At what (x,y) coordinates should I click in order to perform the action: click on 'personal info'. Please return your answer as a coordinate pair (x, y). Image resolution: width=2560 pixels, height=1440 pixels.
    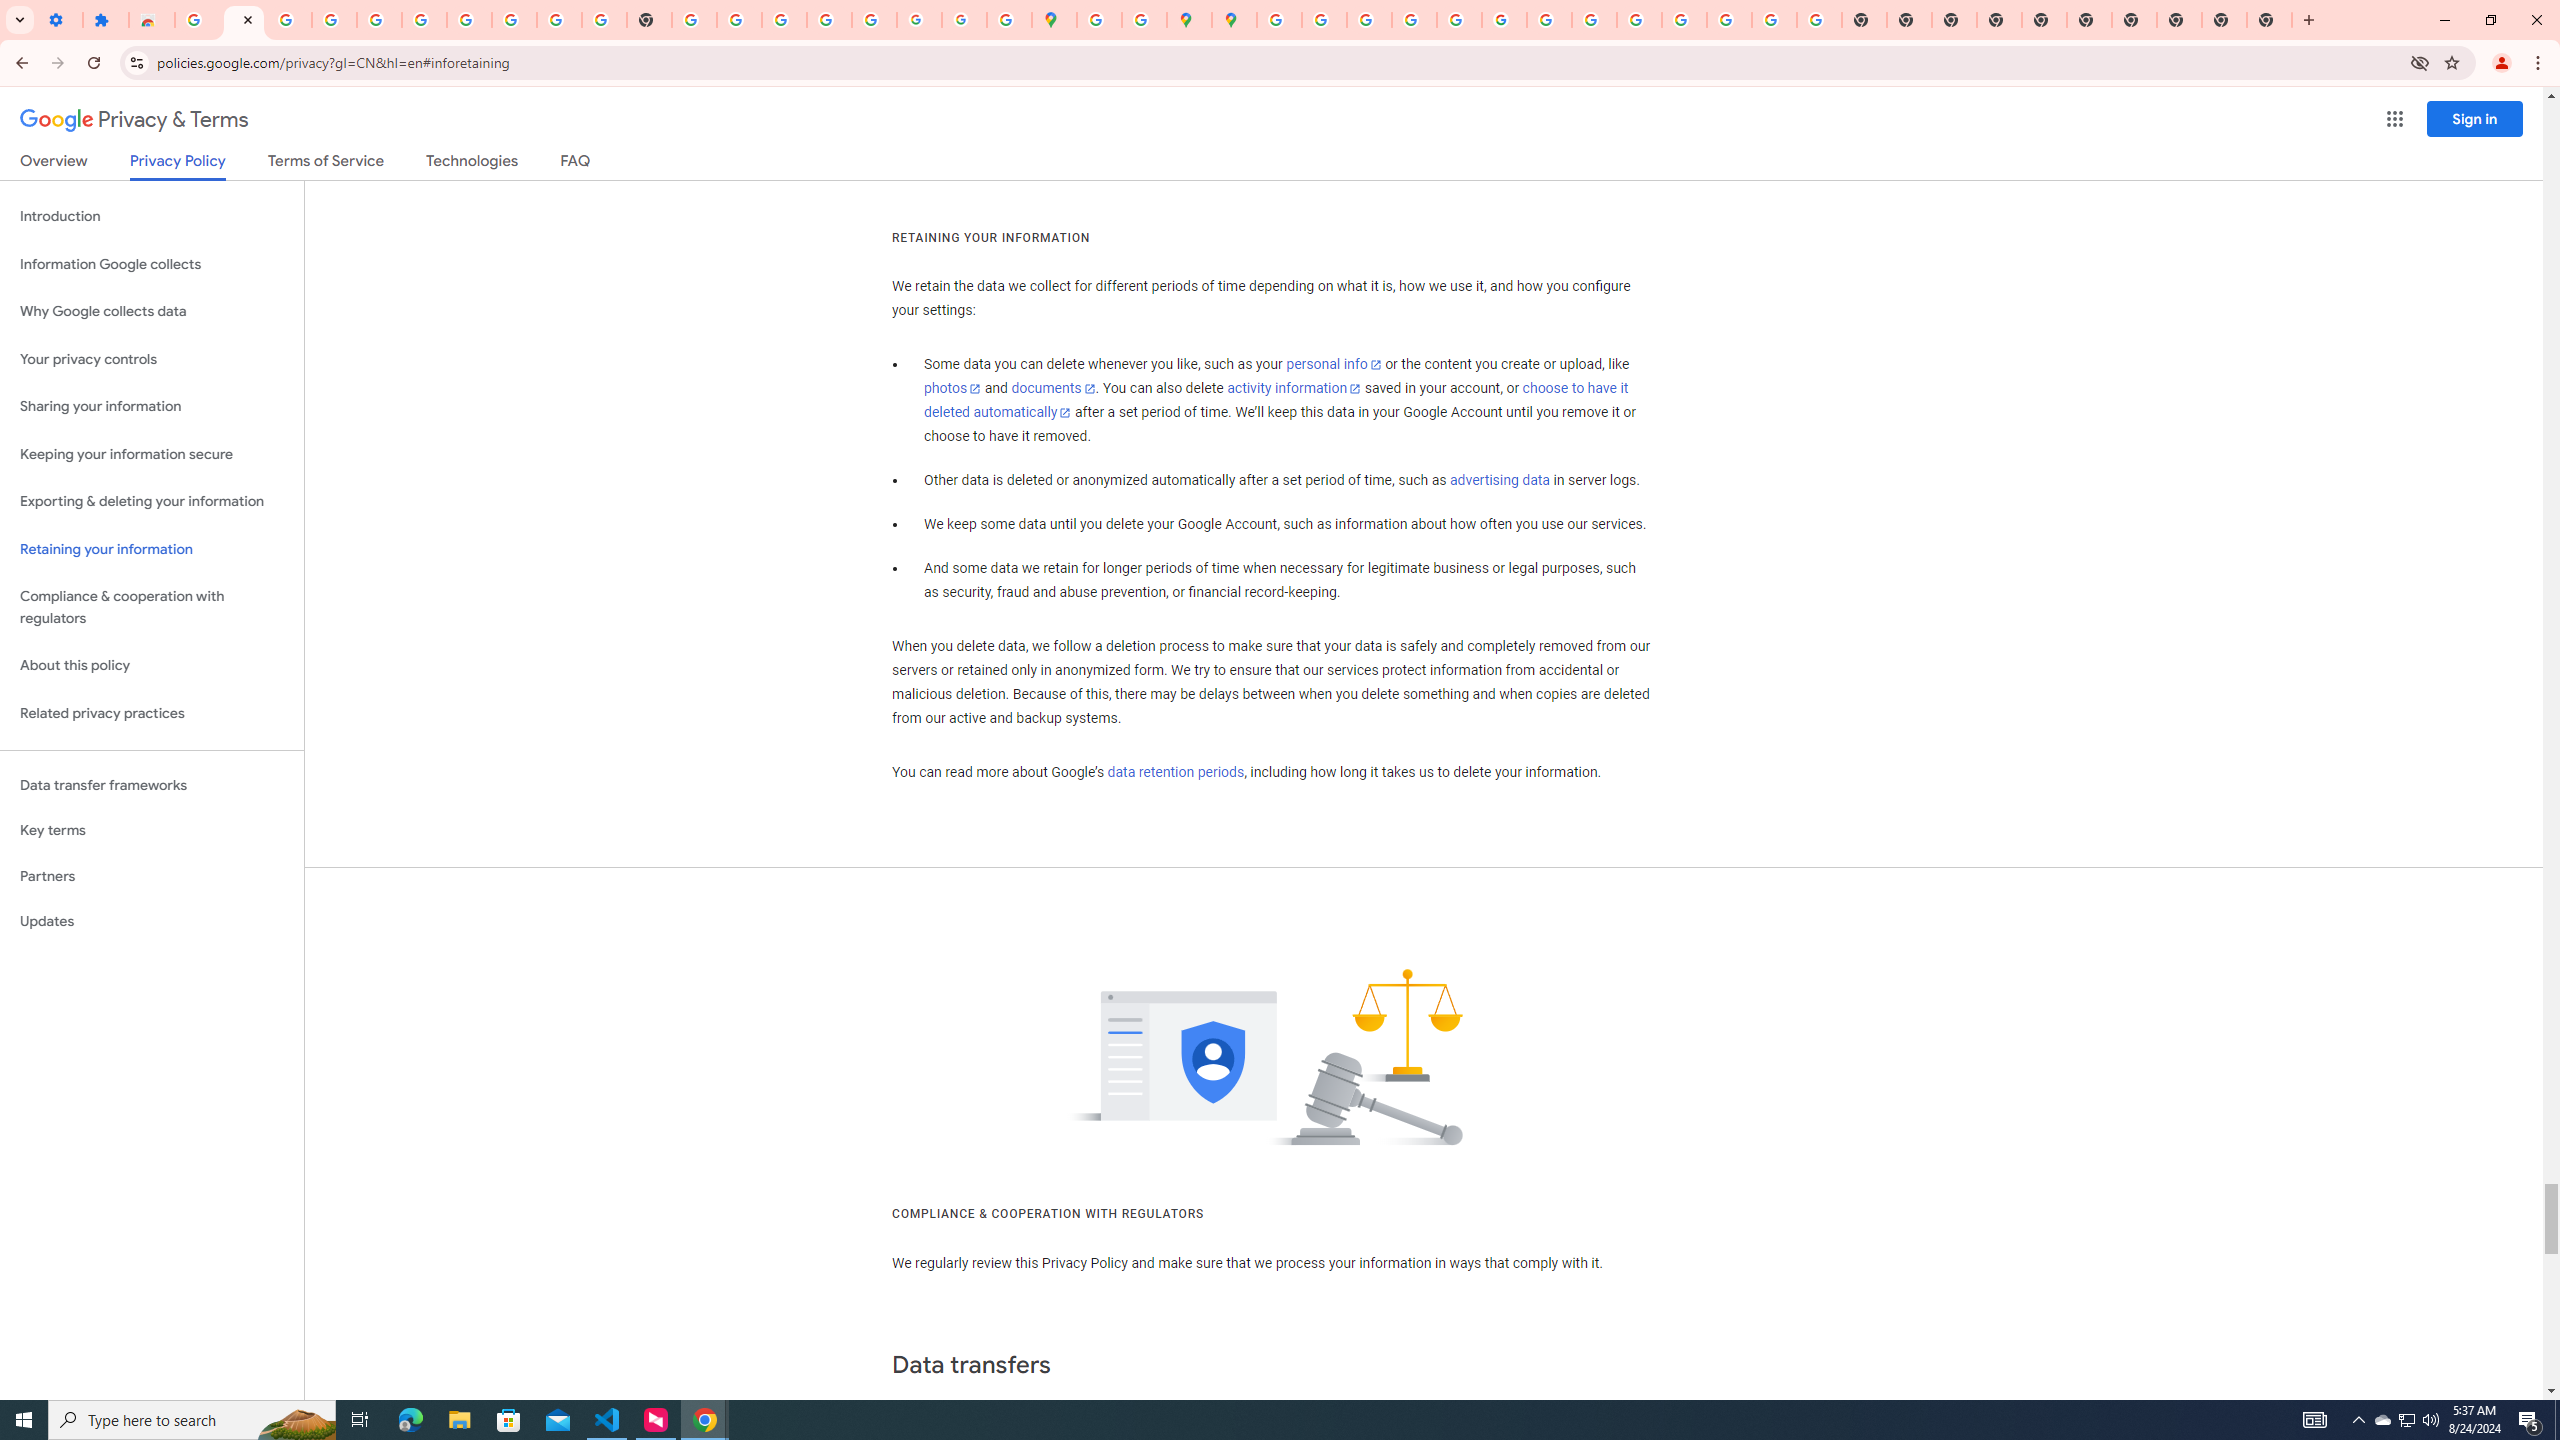
    Looking at the image, I should click on (1332, 364).